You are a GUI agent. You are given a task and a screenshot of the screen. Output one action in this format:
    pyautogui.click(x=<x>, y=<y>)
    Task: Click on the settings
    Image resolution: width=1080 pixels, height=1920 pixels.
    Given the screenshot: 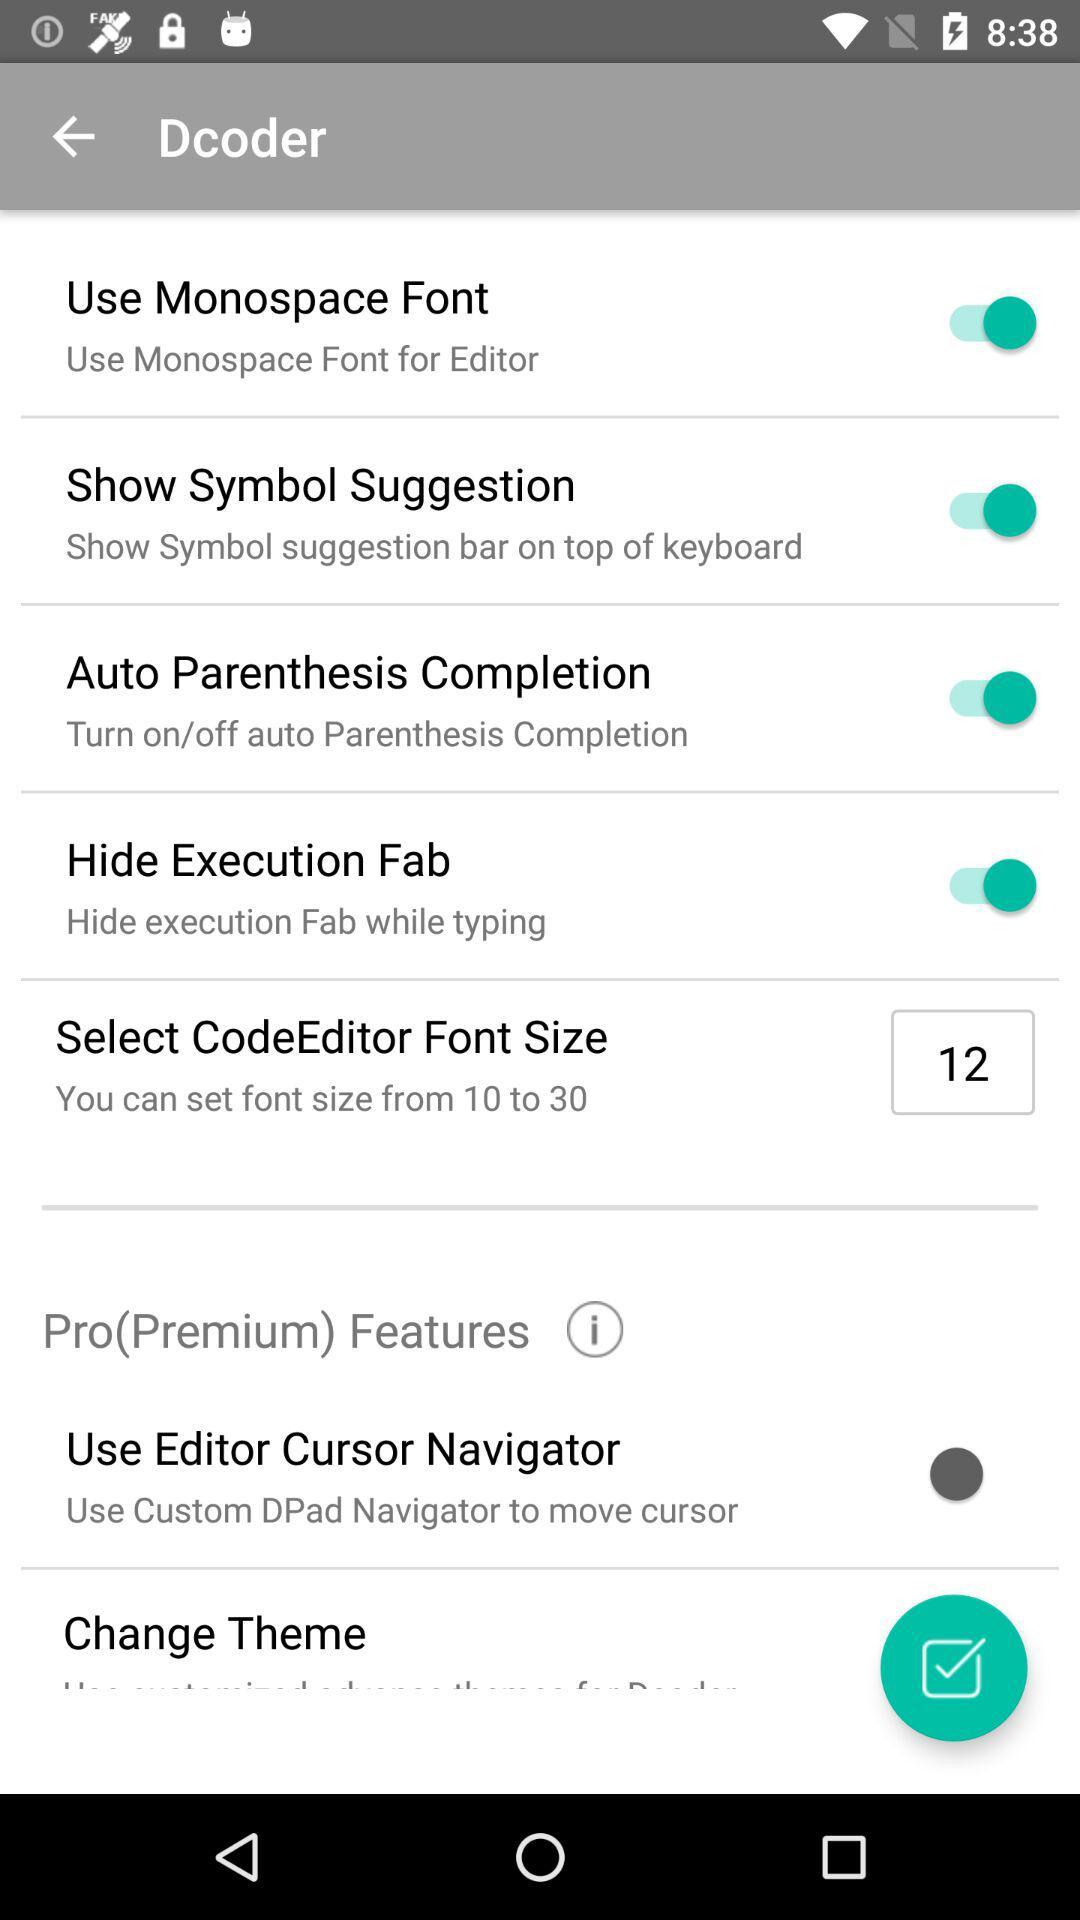 What is the action you would take?
    pyautogui.click(x=952, y=1667)
    